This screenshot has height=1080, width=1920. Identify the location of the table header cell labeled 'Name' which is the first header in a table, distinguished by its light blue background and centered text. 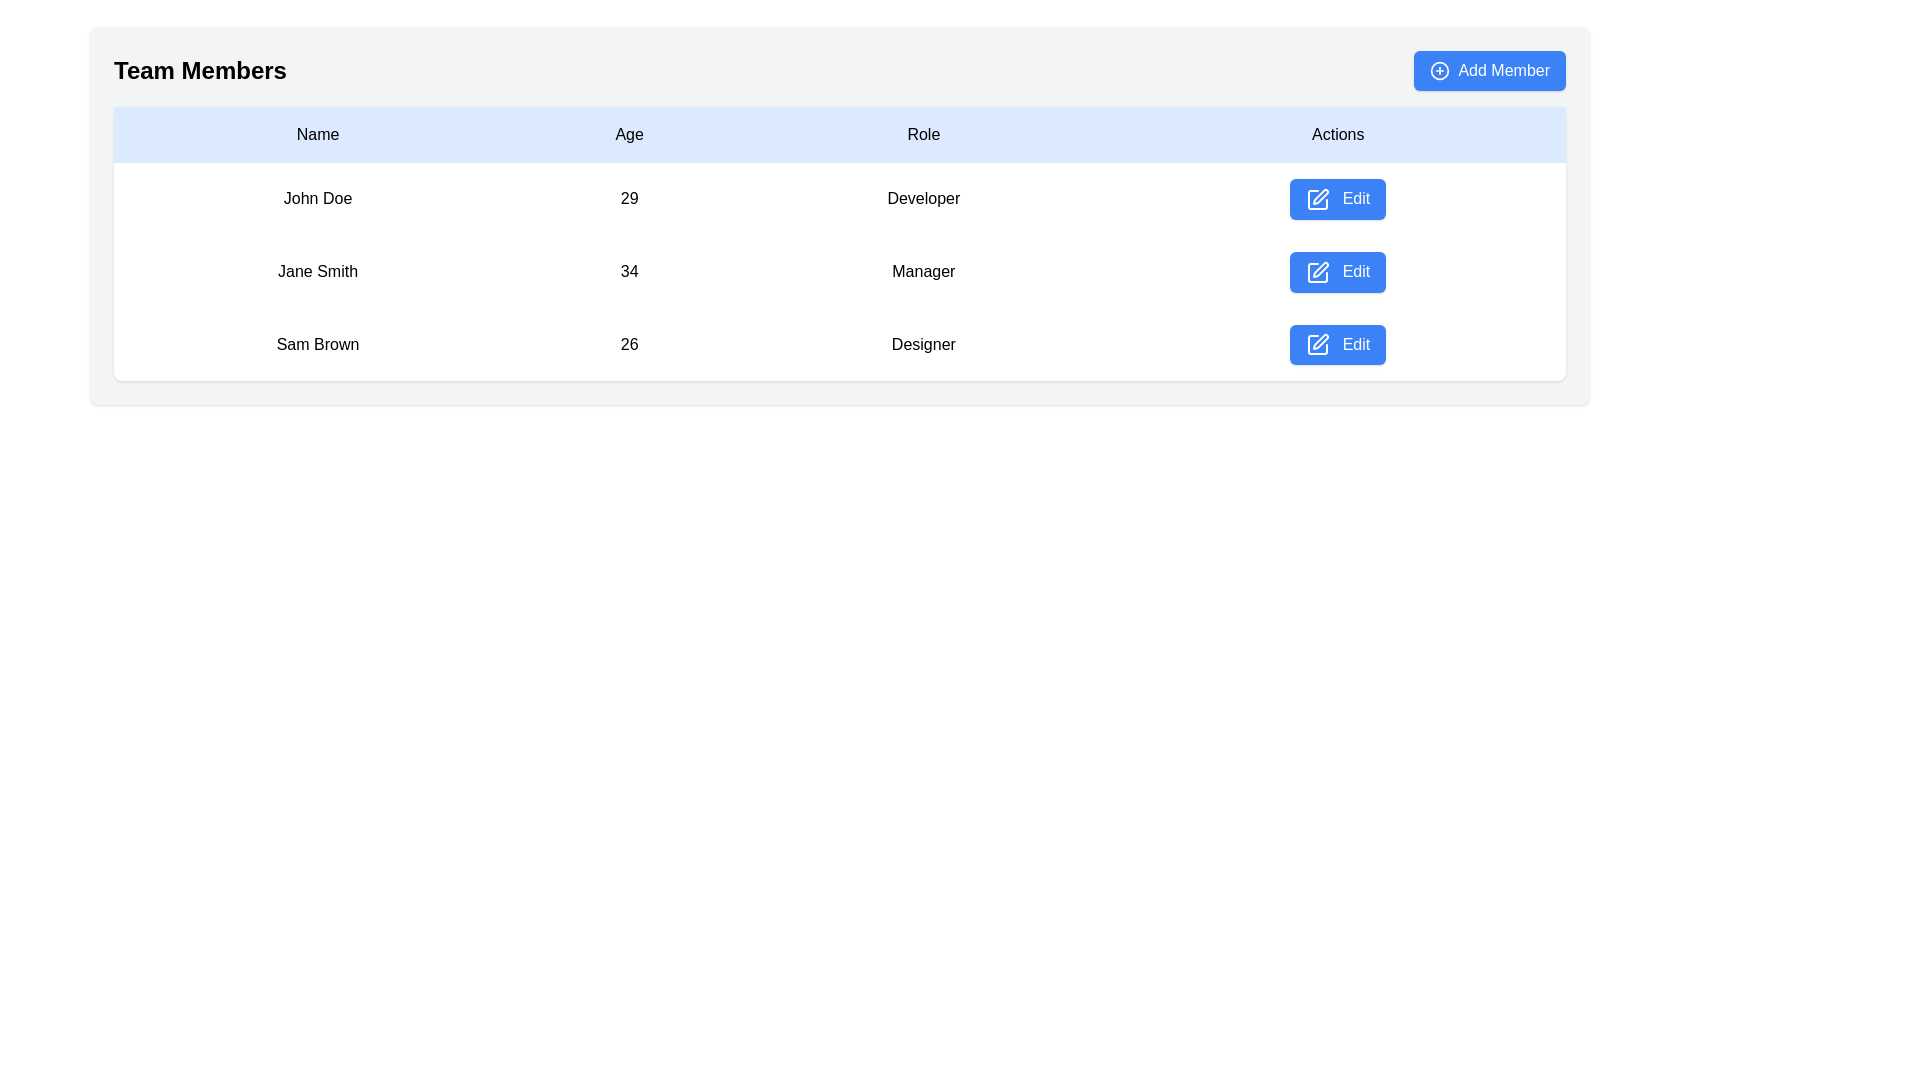
(316, 135).